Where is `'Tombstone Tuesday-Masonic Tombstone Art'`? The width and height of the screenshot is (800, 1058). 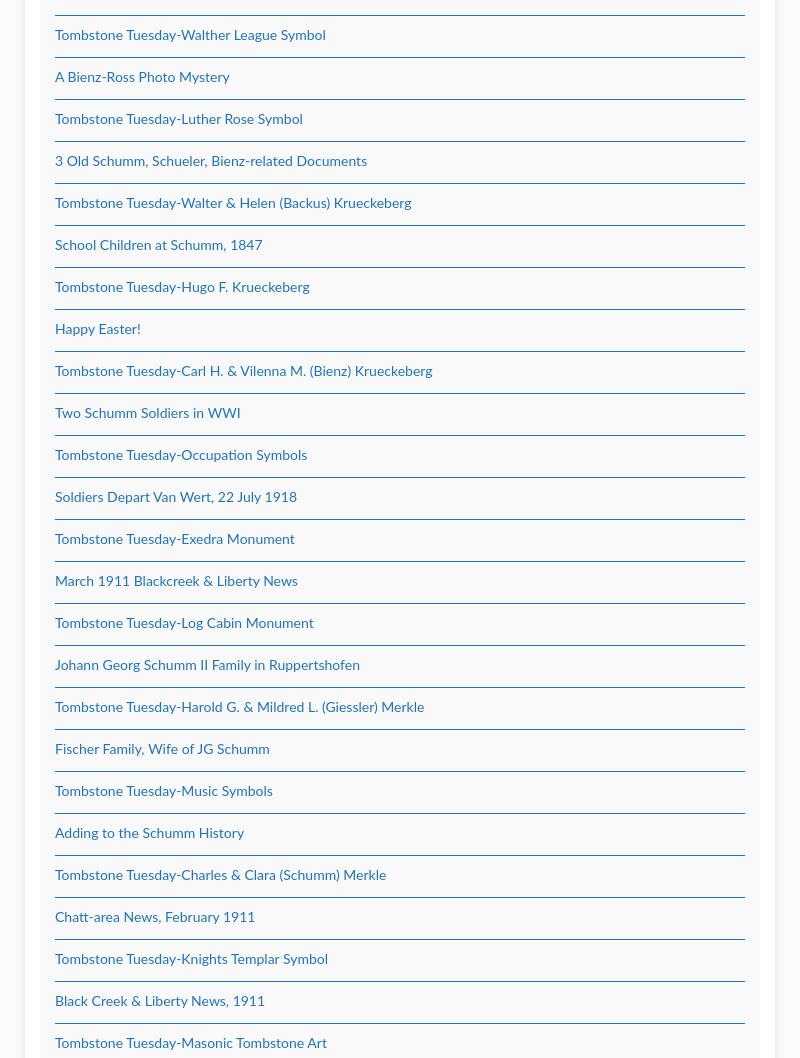
'Tombstone Tuesday-Masonic Tombstone Art' is located at coordinates (189, 1043).